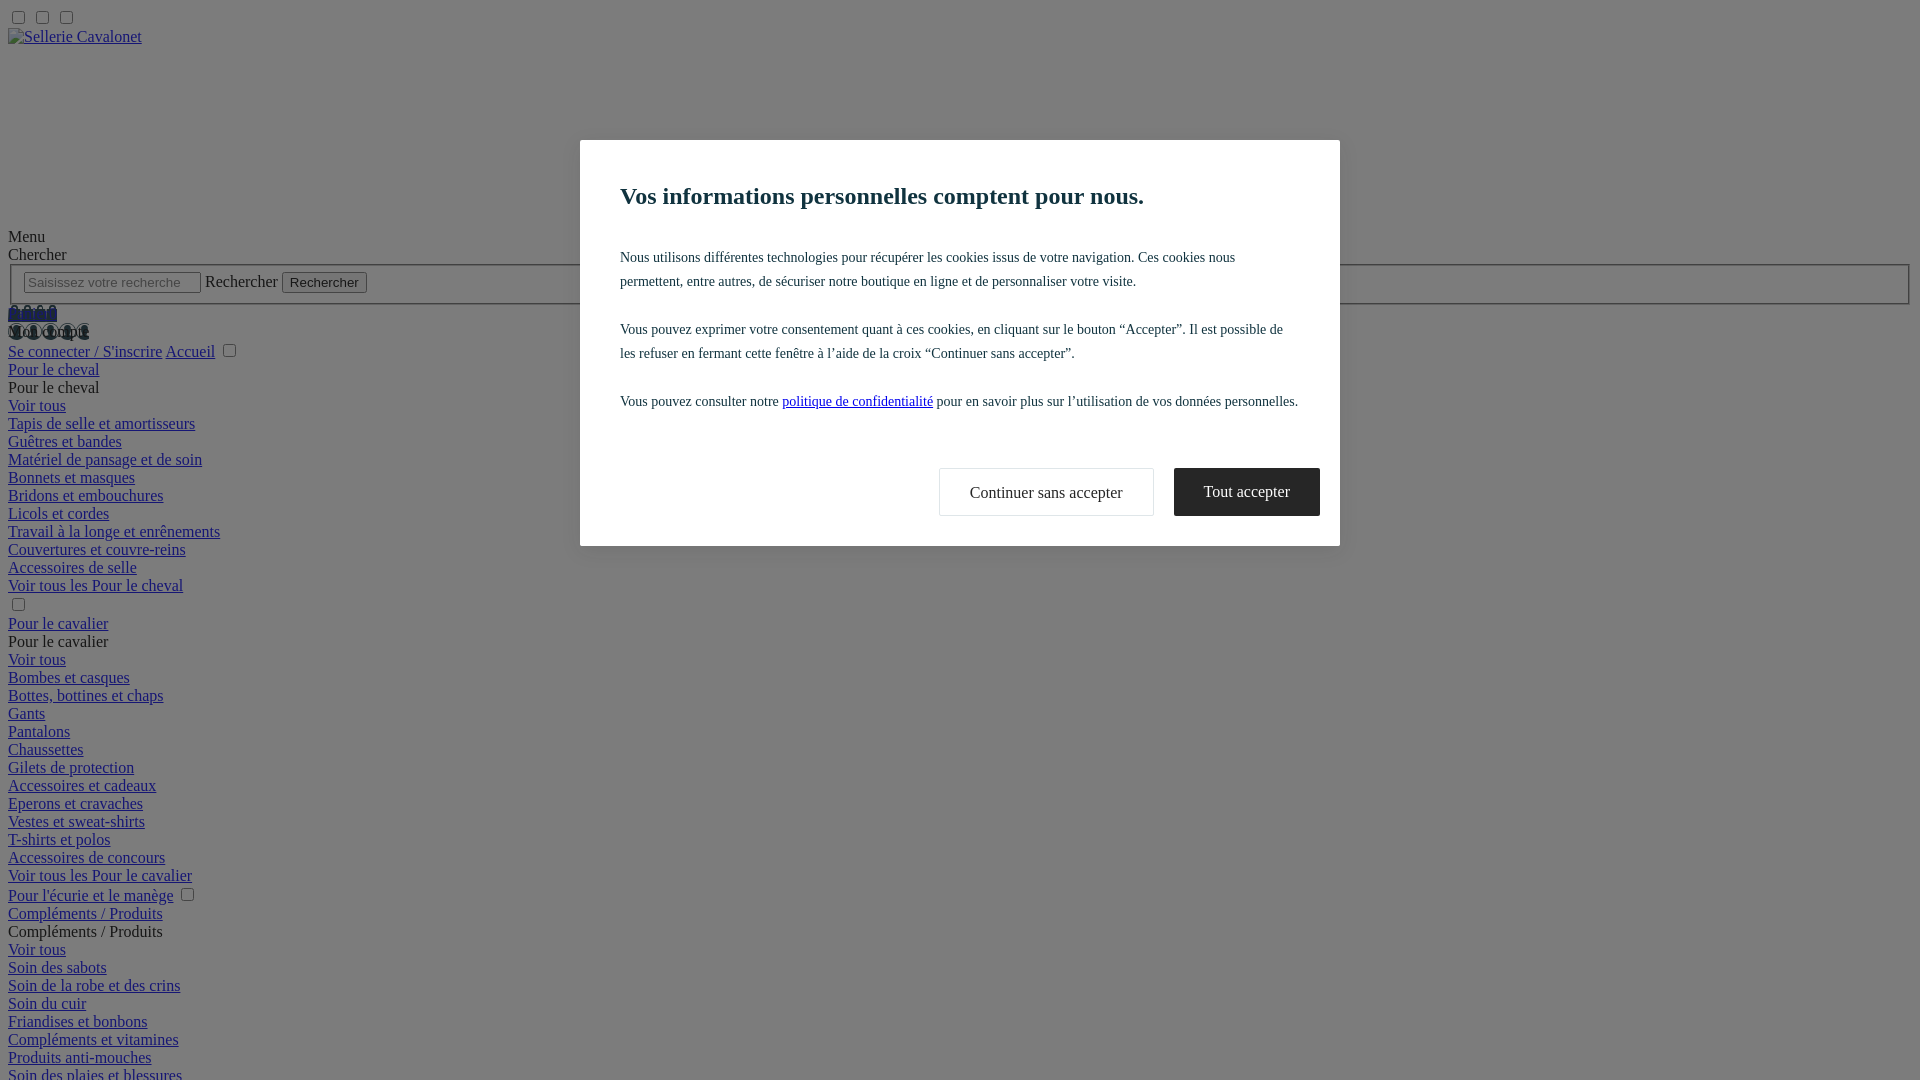 The height and width of the screenshot is (1080, 1920). I want to click on 'Produits anti-mouches', so click(8, 1056).